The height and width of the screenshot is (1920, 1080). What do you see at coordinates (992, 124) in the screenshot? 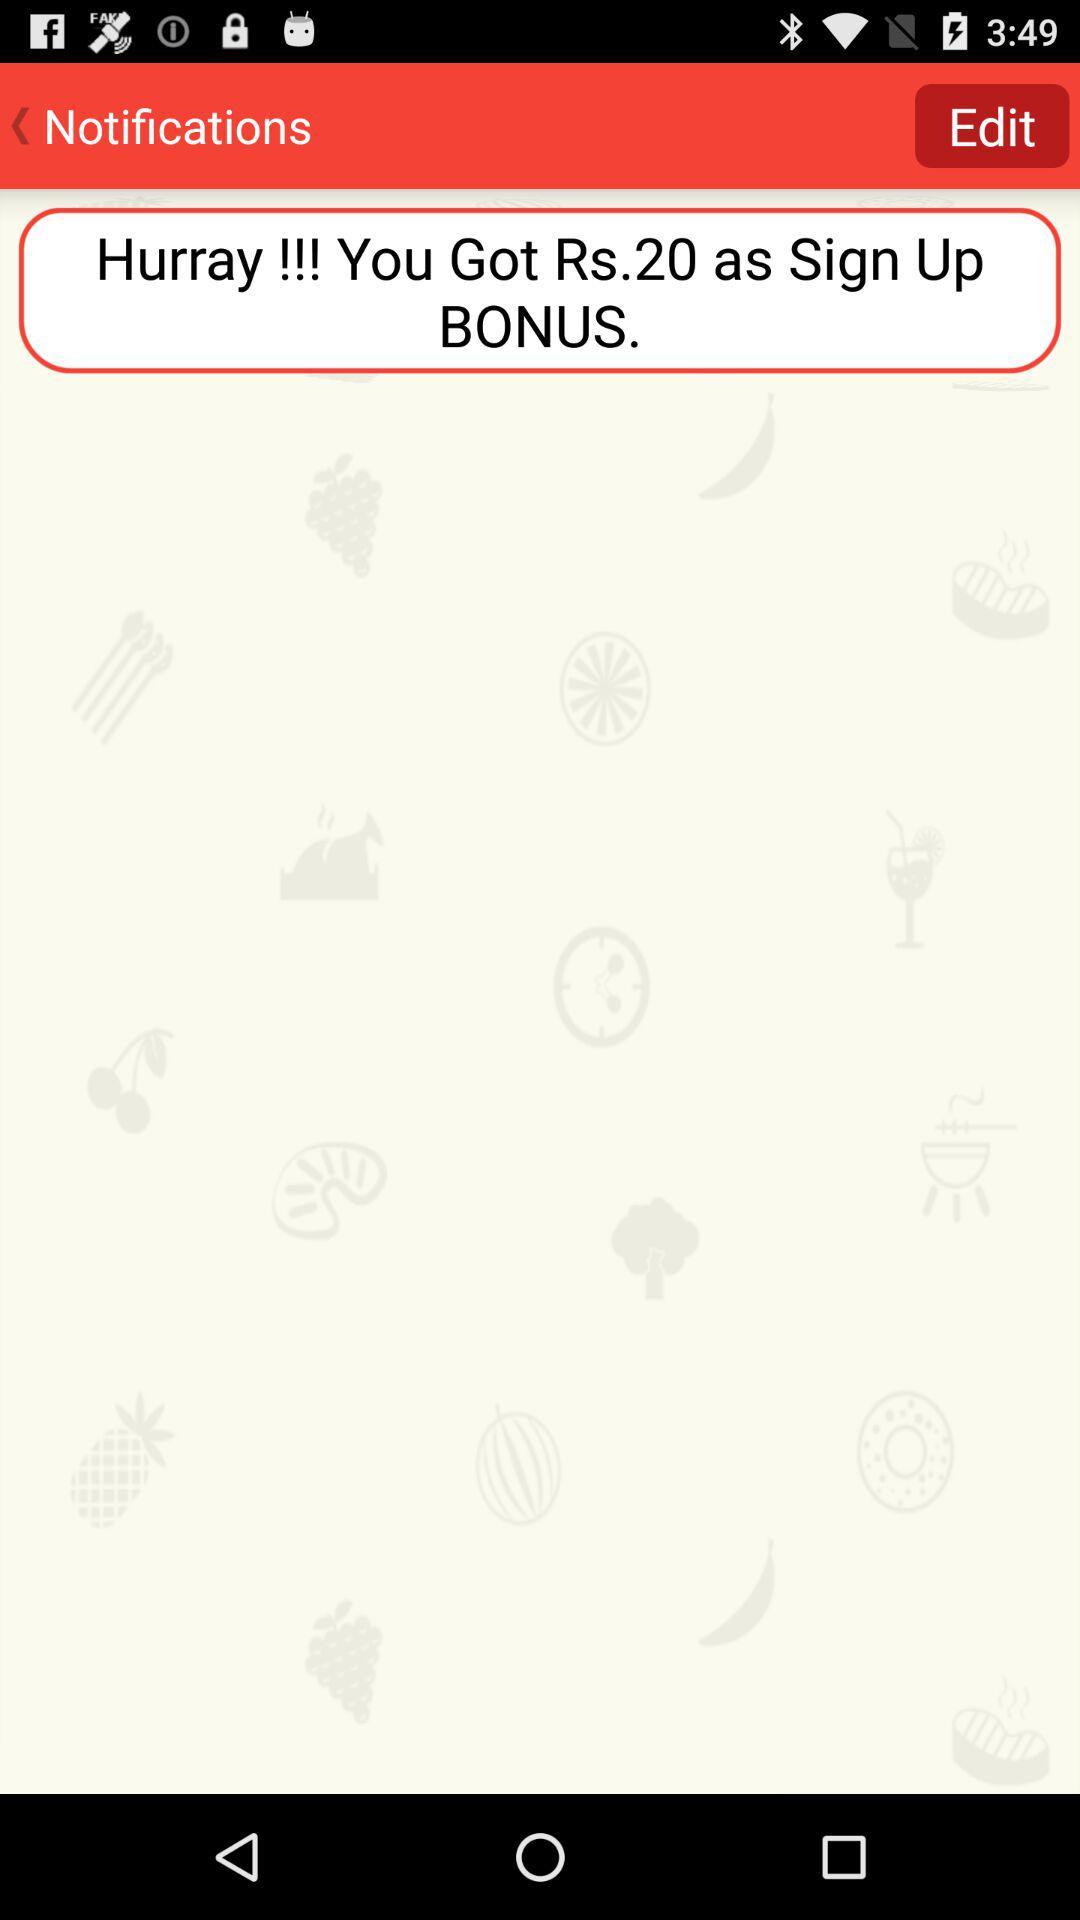
I see `the icon to the right of the notifications` at bounding box center [992, 124].